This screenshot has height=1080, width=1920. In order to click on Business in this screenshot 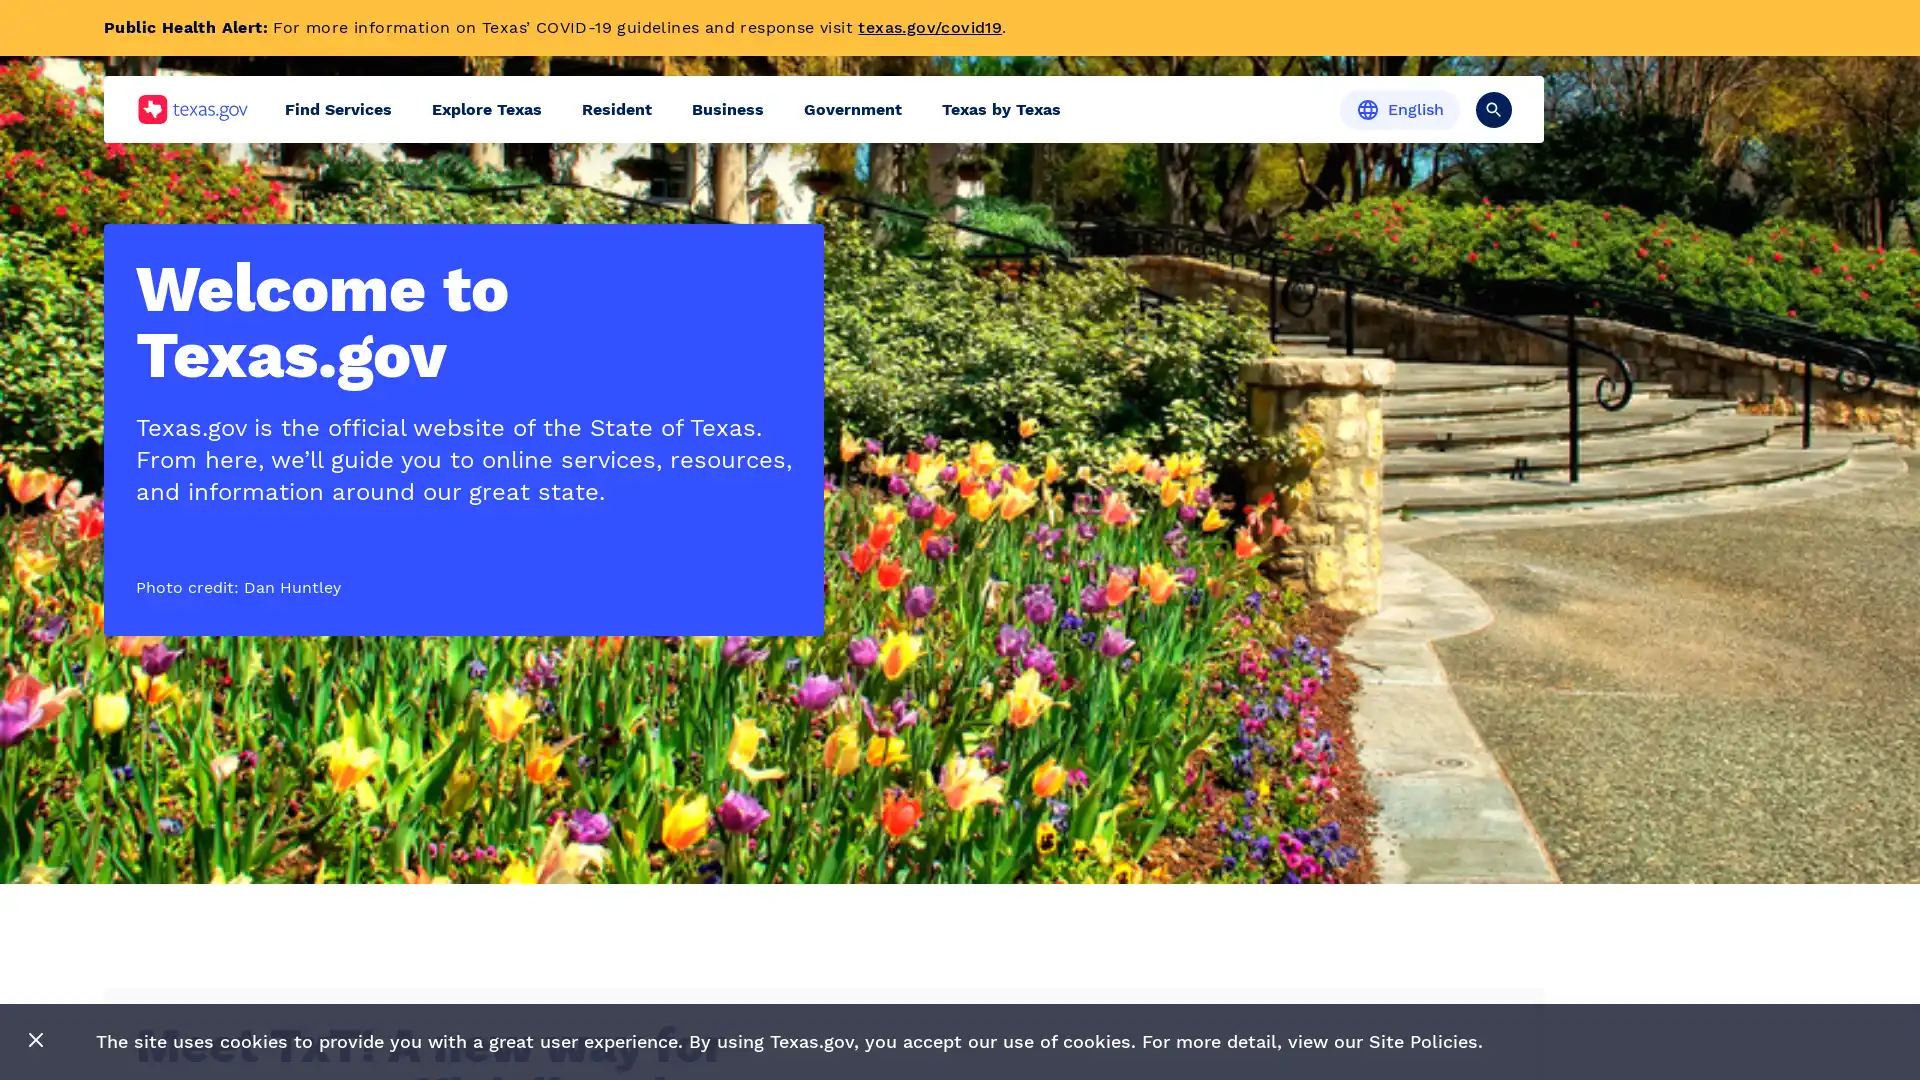, I will do `click(727, 109)`.